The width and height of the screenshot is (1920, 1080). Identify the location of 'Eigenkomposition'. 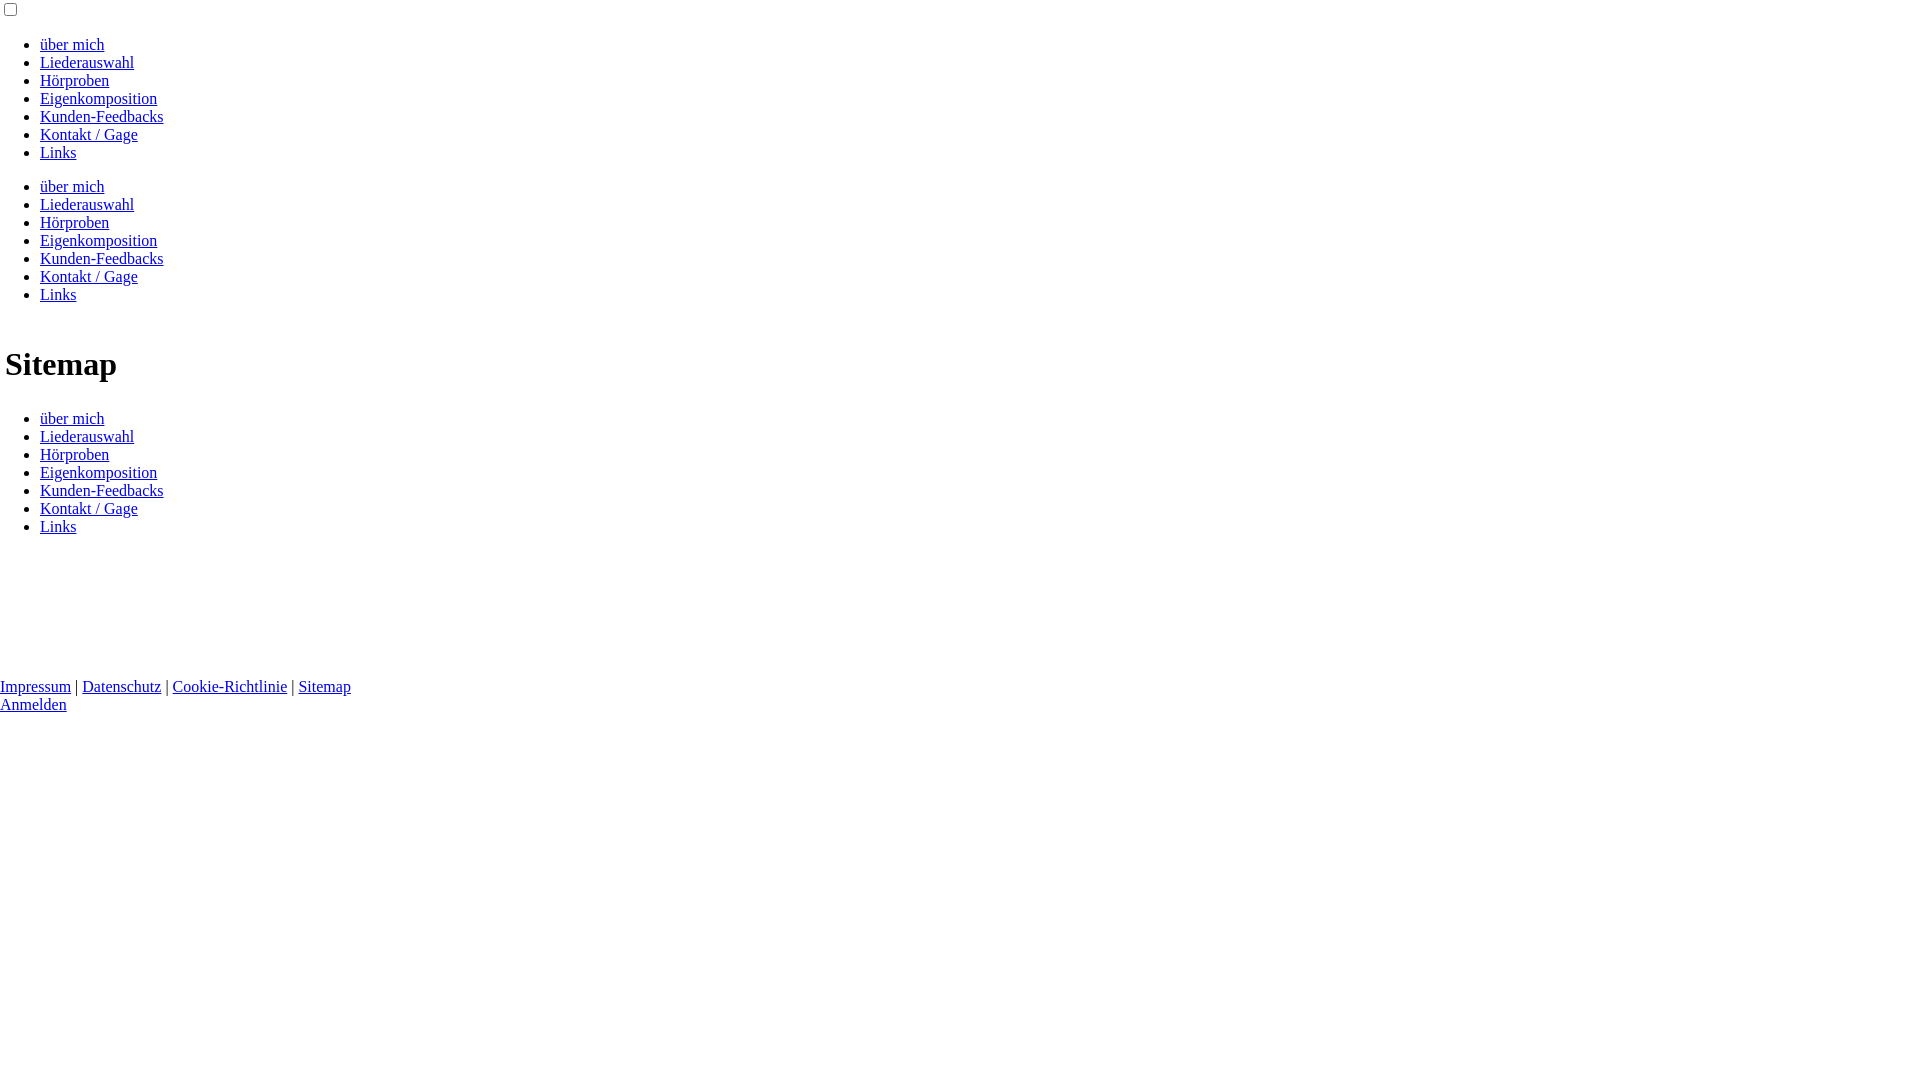
(39, 472).